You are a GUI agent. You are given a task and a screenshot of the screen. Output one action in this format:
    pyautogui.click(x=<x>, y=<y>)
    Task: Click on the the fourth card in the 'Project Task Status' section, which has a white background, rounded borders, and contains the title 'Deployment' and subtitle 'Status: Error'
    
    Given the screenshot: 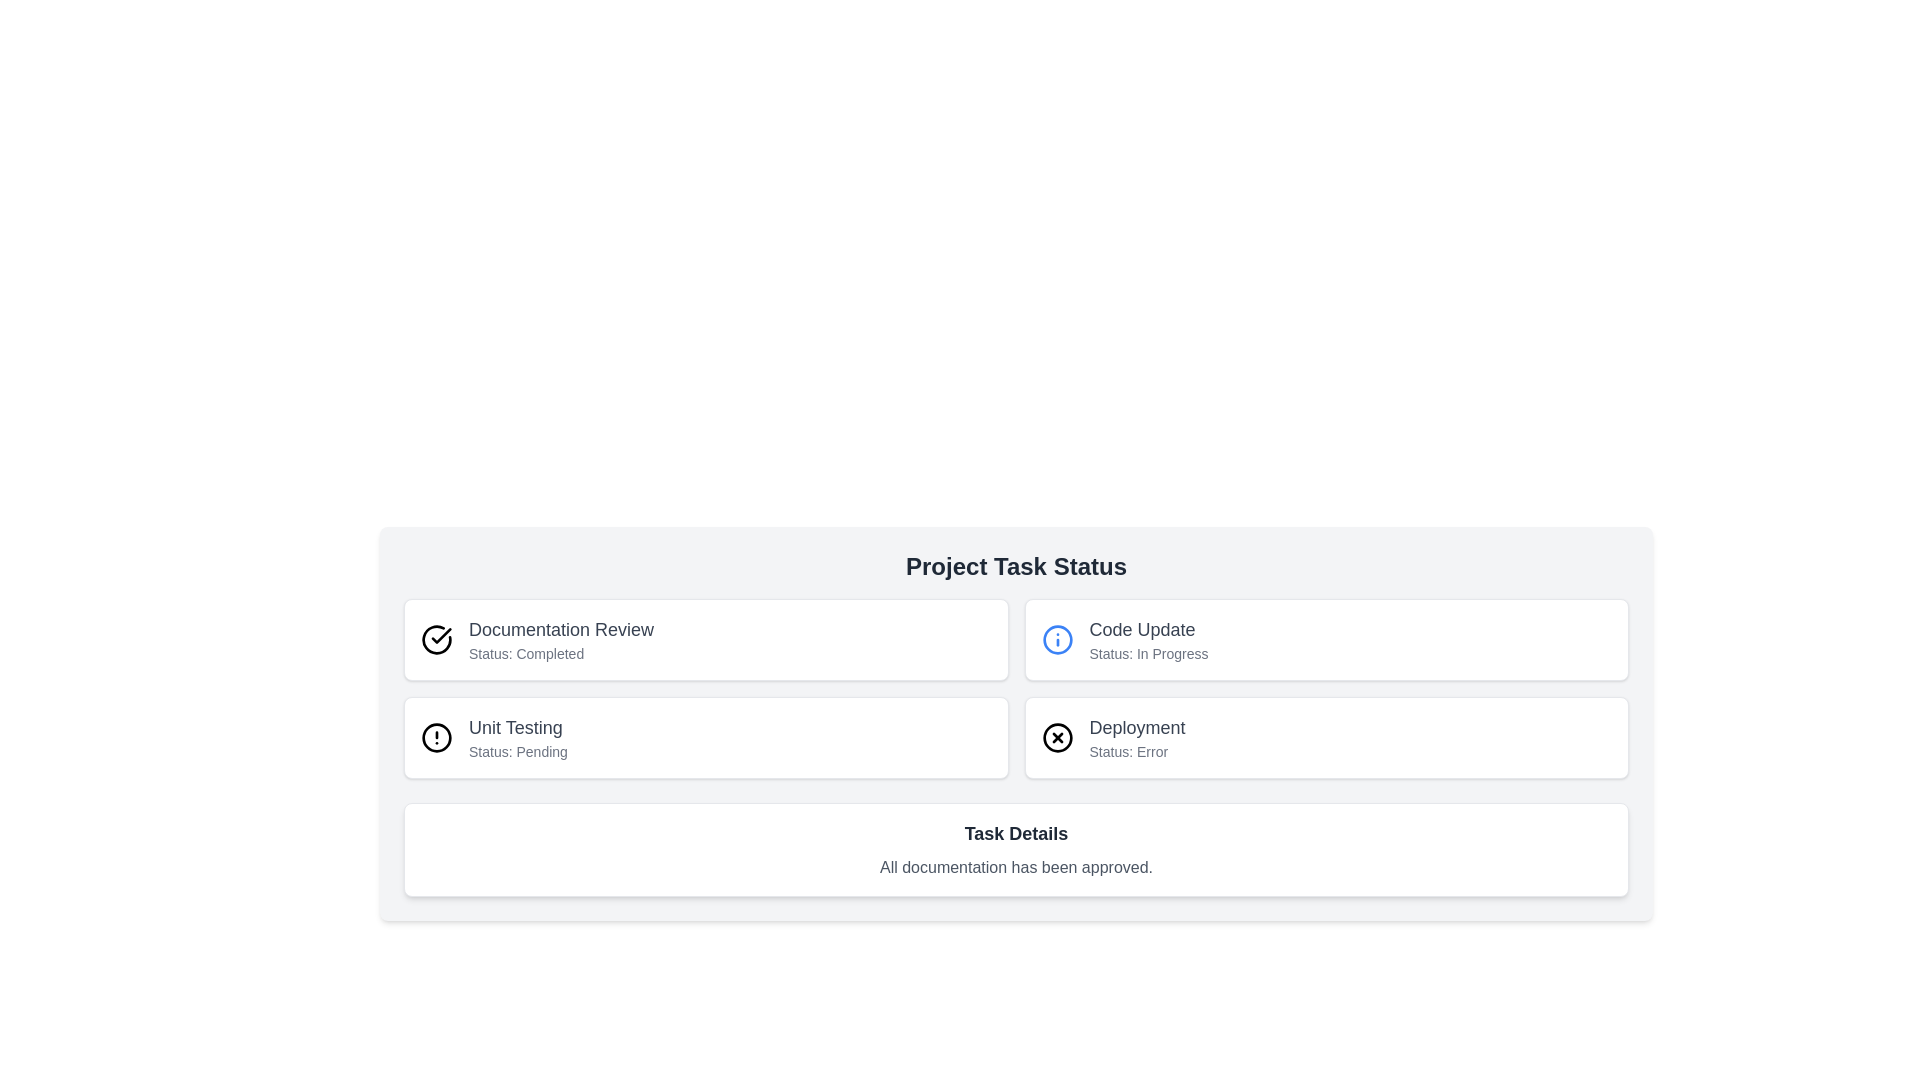 What is the action you would take?
    pyautogui.click(x=1326, y=737)
    